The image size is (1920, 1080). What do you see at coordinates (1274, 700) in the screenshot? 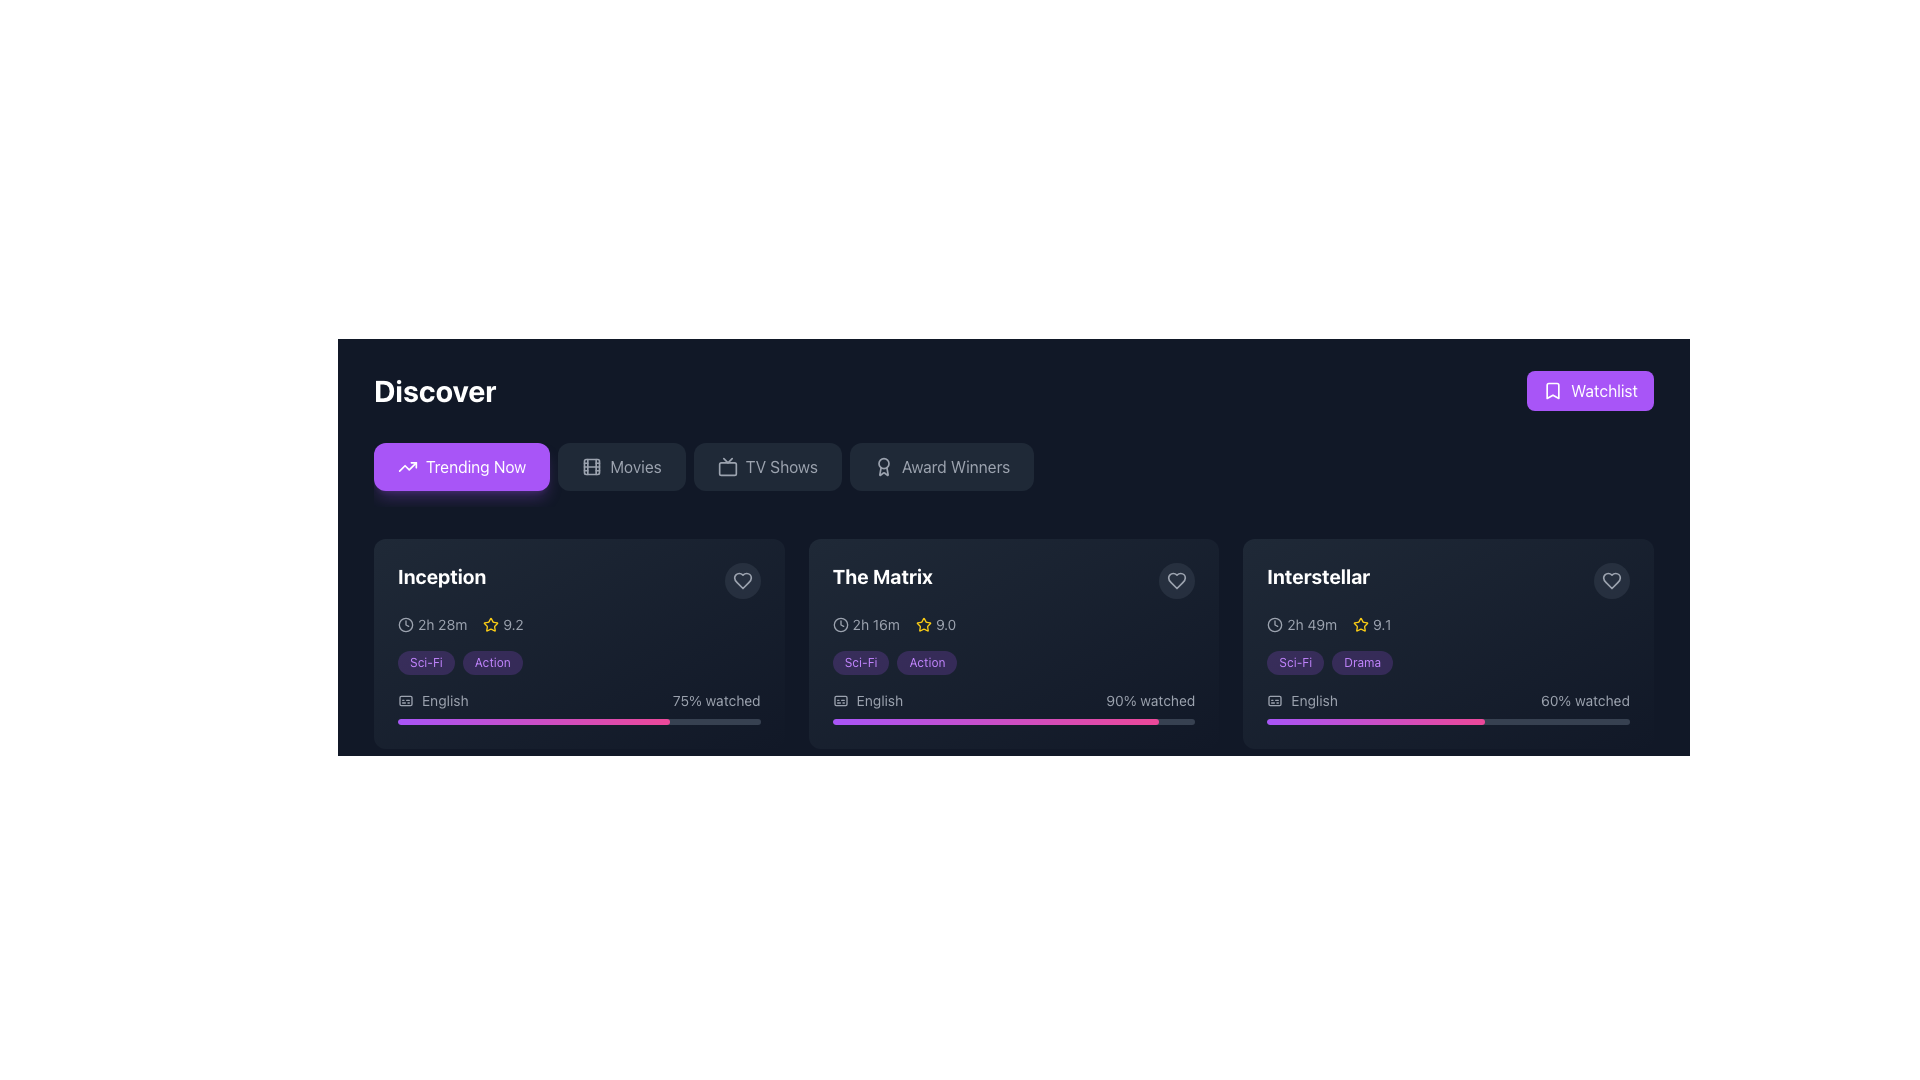
I see `the small icon resembling a captions or subtitles symbol located to the left of the text 'English' within the 'Interstellar' section` at bounding box center [1274, 700].